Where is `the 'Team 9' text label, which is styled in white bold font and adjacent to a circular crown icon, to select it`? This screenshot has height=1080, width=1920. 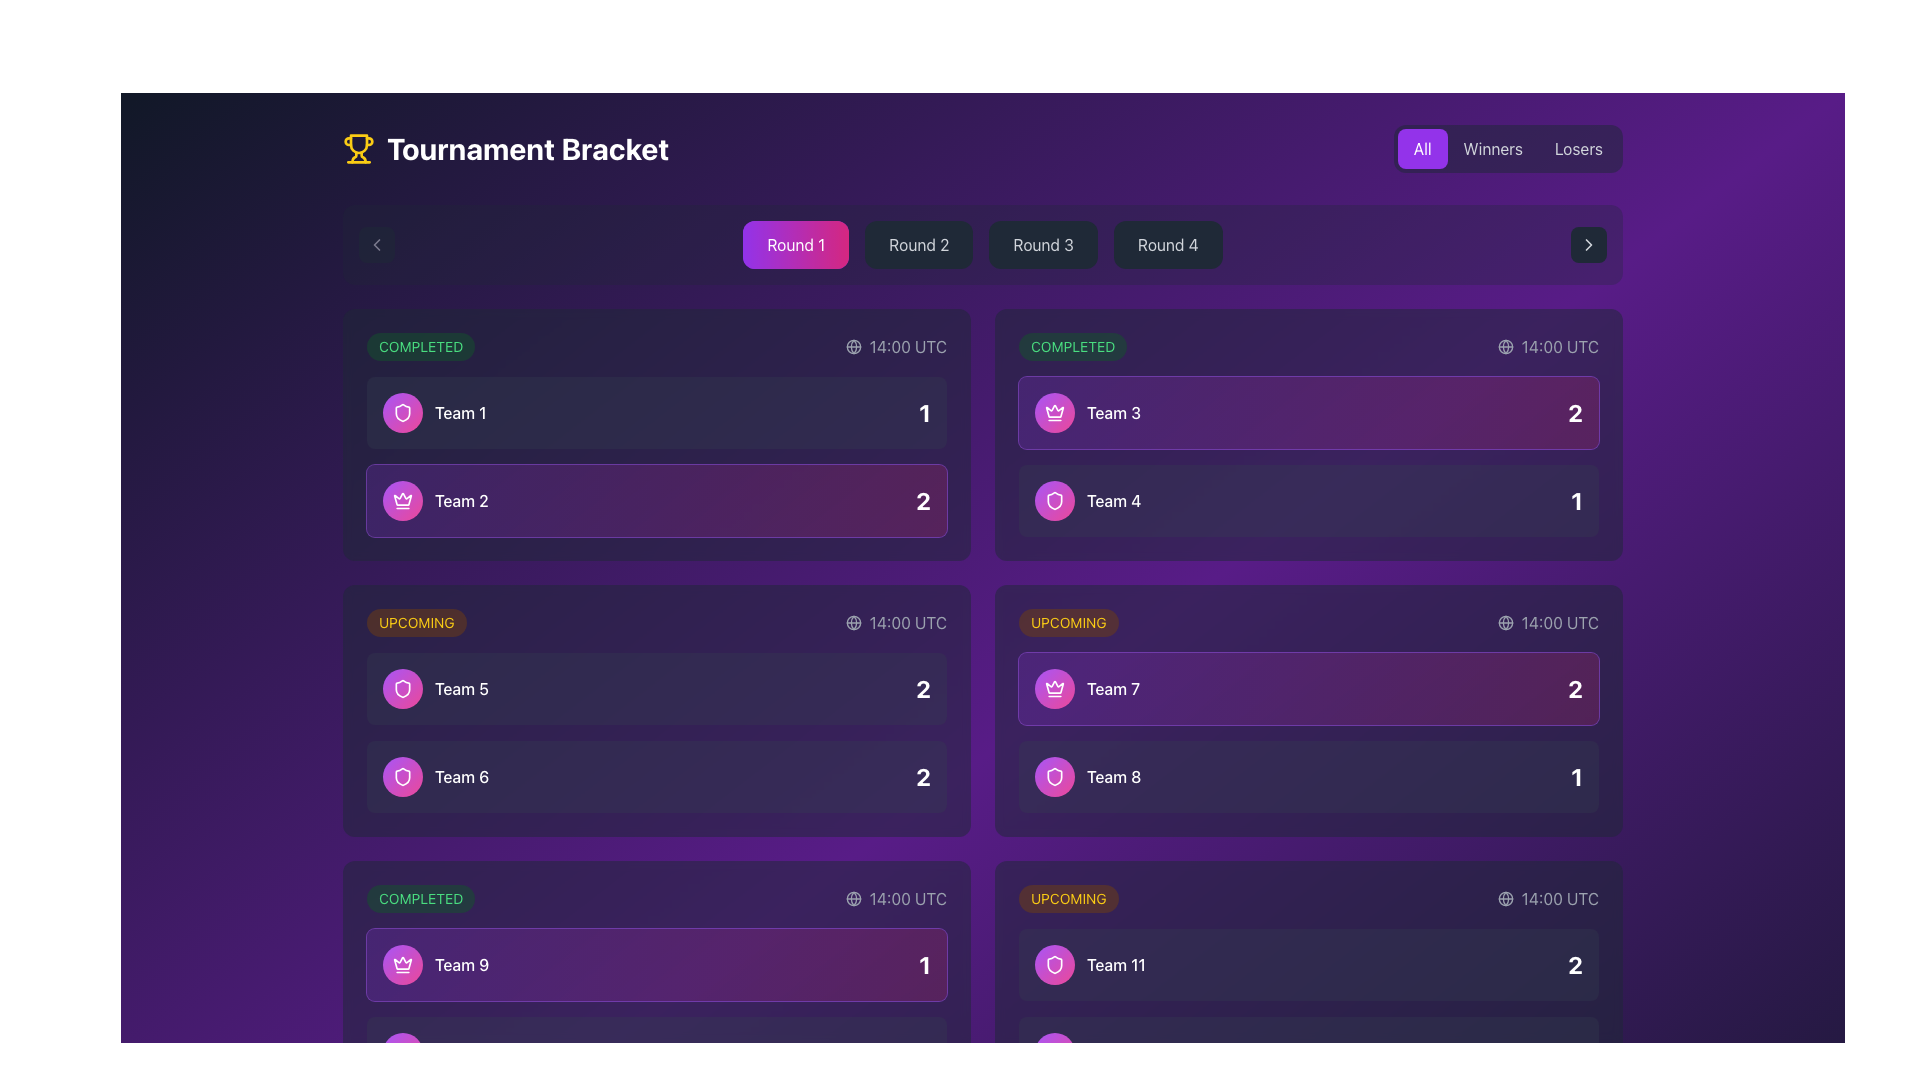 the 'Team 9' text label, which is styled in white bold font and adjacent to a circular crown icon, to select it is located at coordinates (435, 963).